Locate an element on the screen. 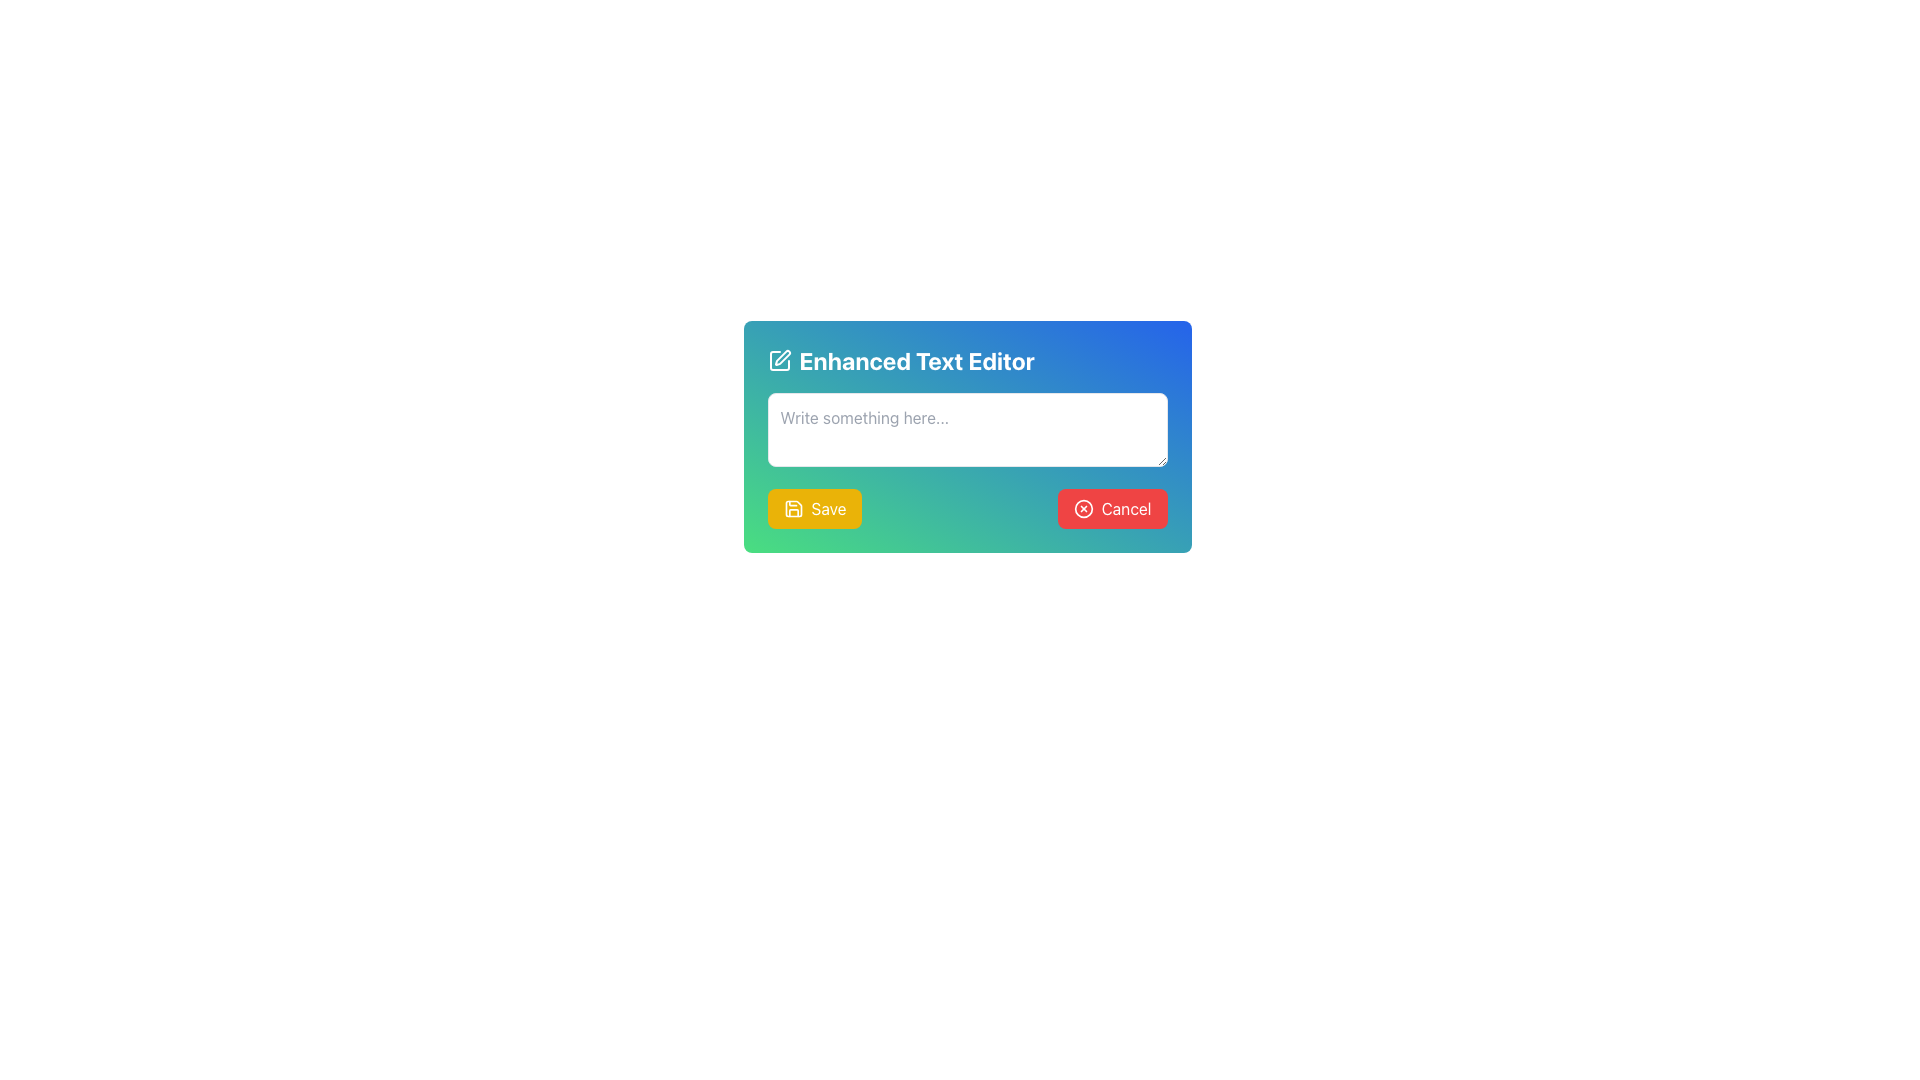  the cancel icon located on the right side of the red 'Cancel' button, near its left edge, which visually indicates the cancel functionality is located at coordinates (1082, 508).